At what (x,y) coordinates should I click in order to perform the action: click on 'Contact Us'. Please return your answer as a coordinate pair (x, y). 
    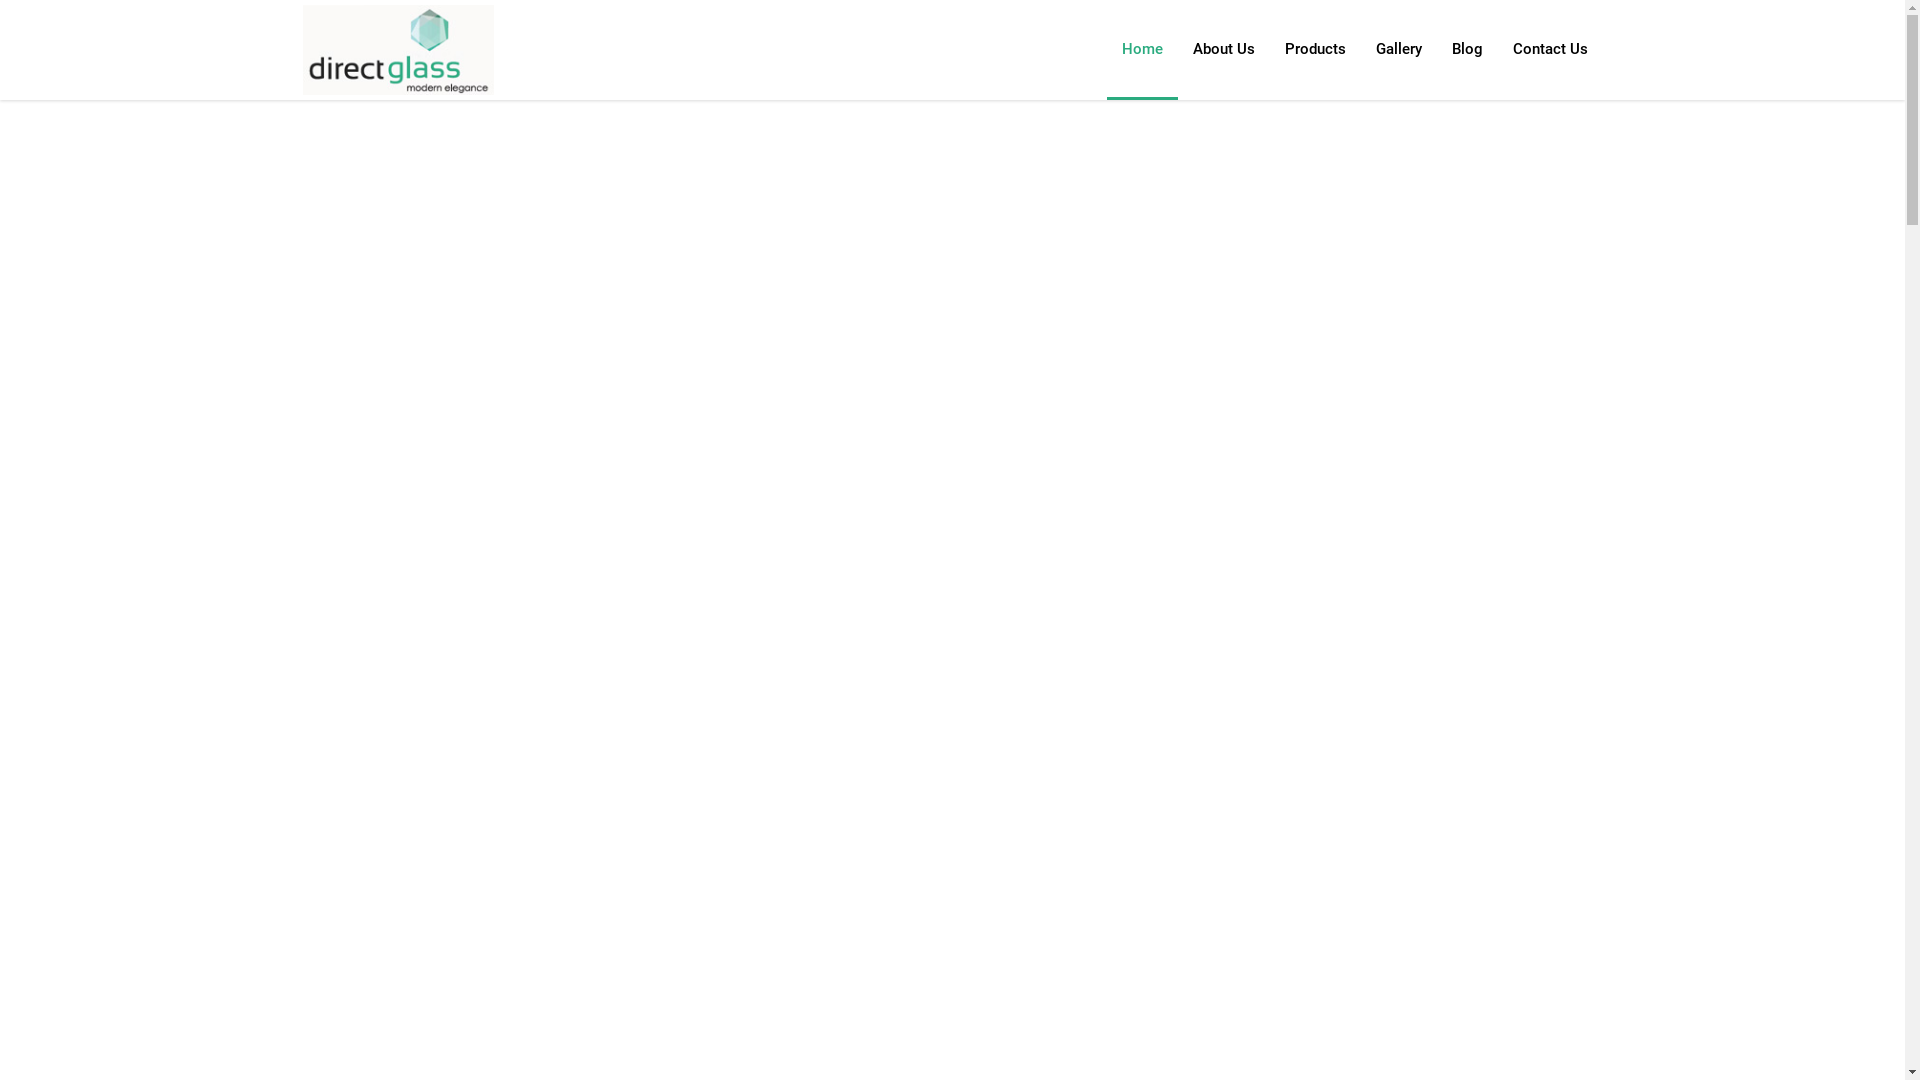
    Looking at the image, I should click on (1497, 49).